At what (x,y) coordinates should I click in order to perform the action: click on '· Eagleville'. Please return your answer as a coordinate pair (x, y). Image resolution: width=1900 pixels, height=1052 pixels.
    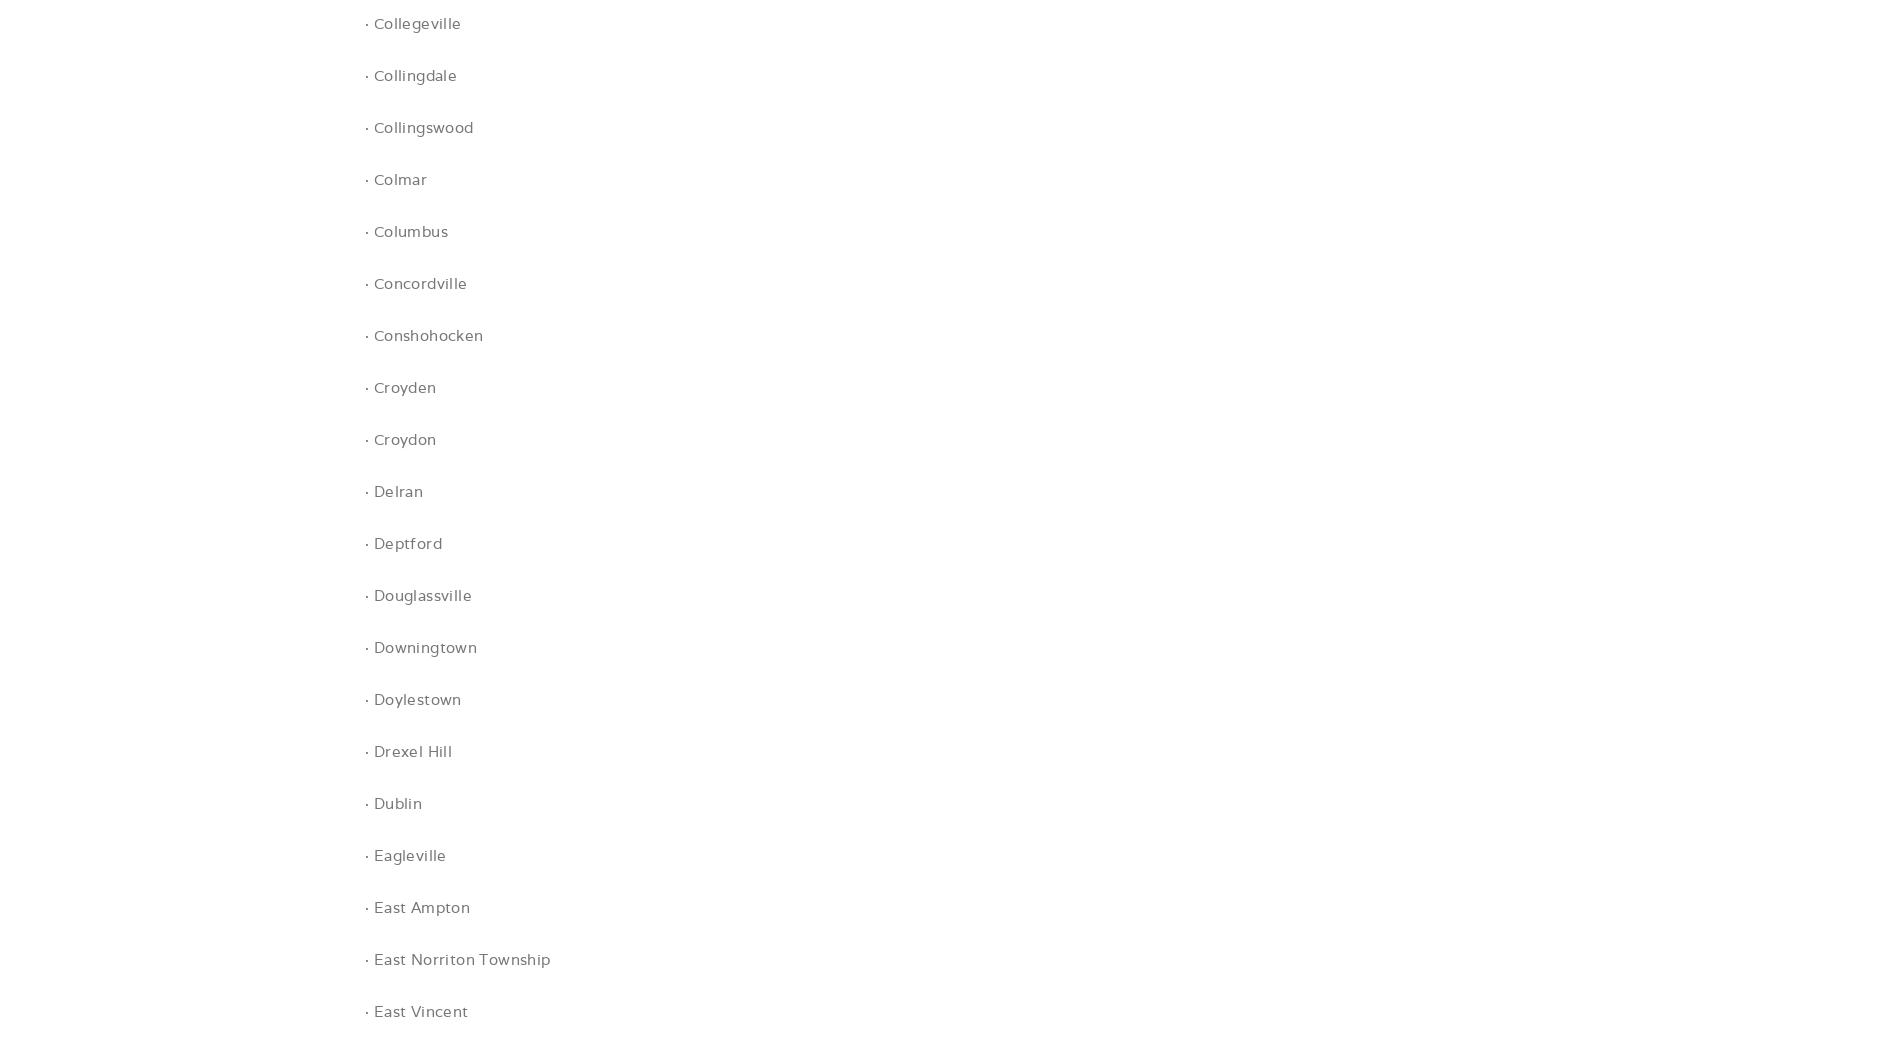
    Looking at the image, I should click on (404, 854).